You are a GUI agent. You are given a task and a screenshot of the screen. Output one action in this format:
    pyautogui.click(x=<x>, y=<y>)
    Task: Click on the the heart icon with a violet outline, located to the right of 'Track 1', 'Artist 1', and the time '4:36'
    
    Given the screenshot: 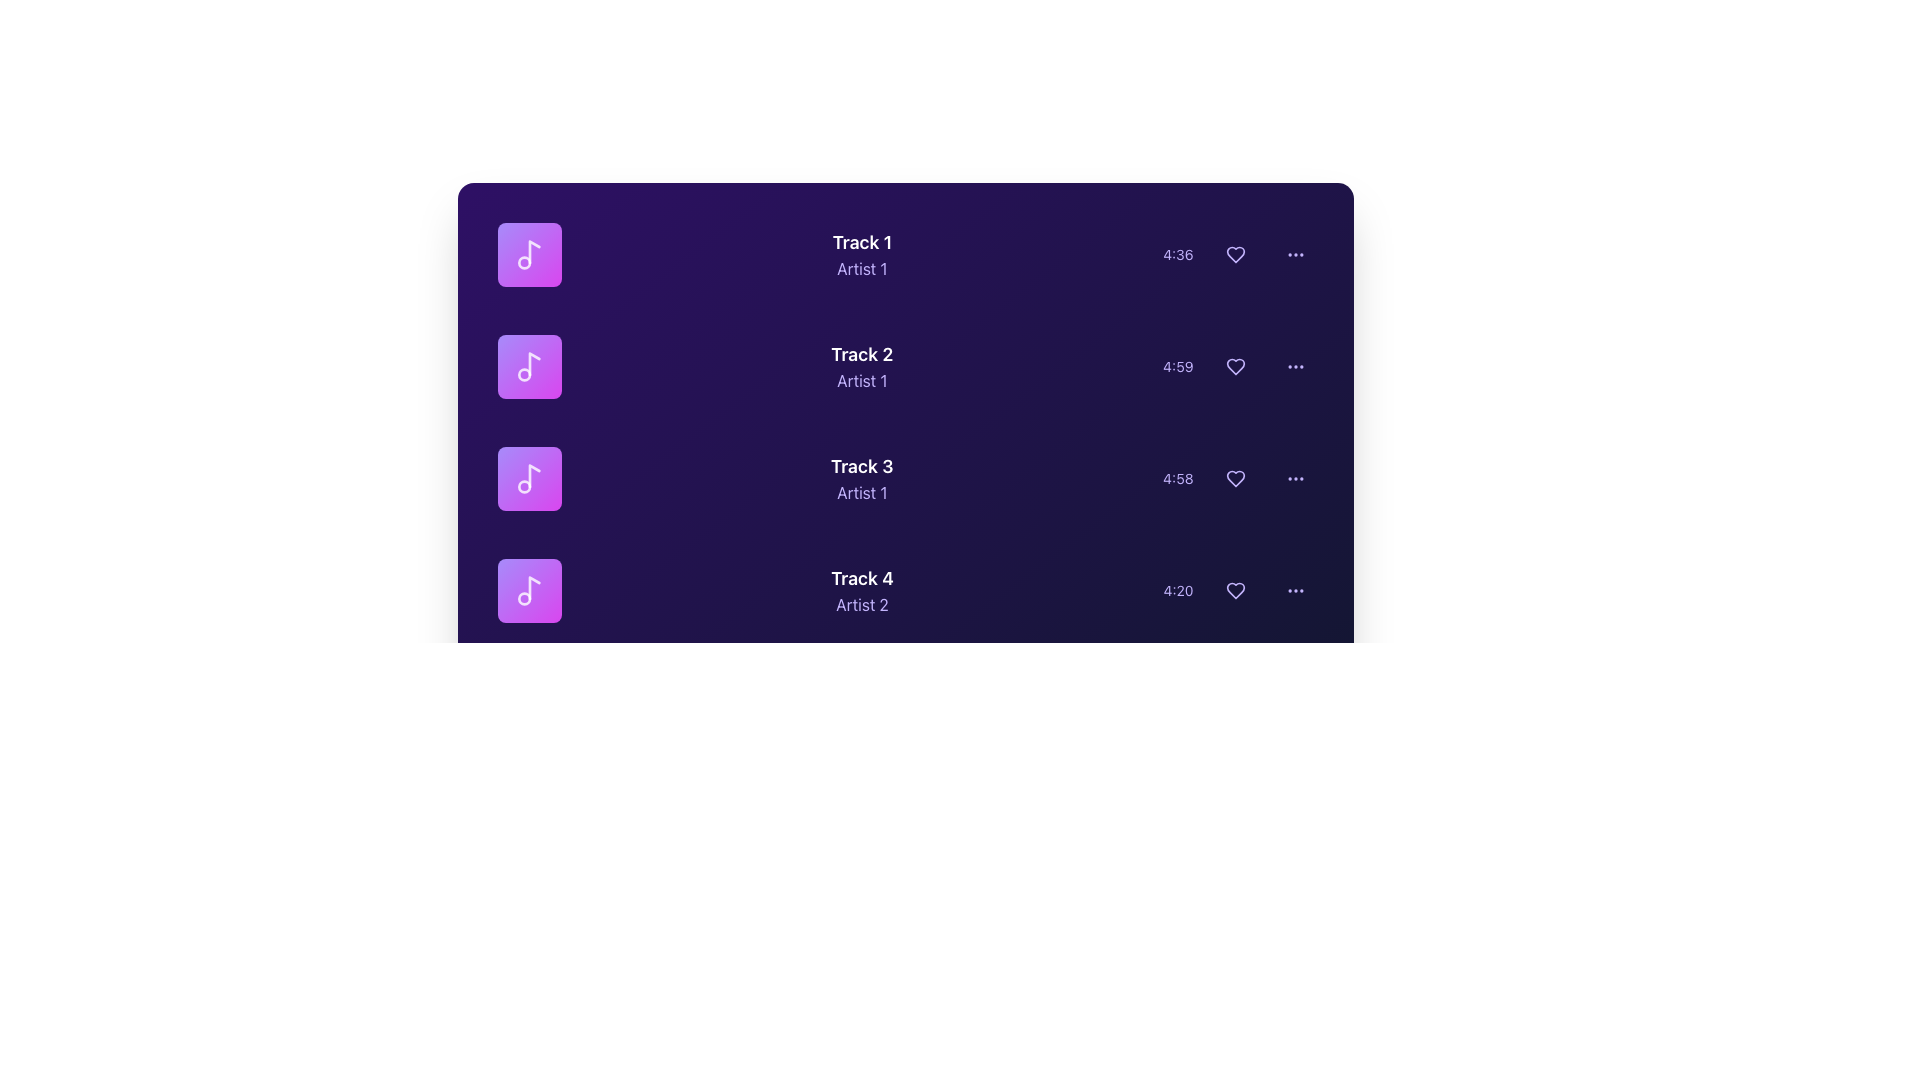 What is the action you would take?
    pyautogui.click(x=1234, y=253)
    